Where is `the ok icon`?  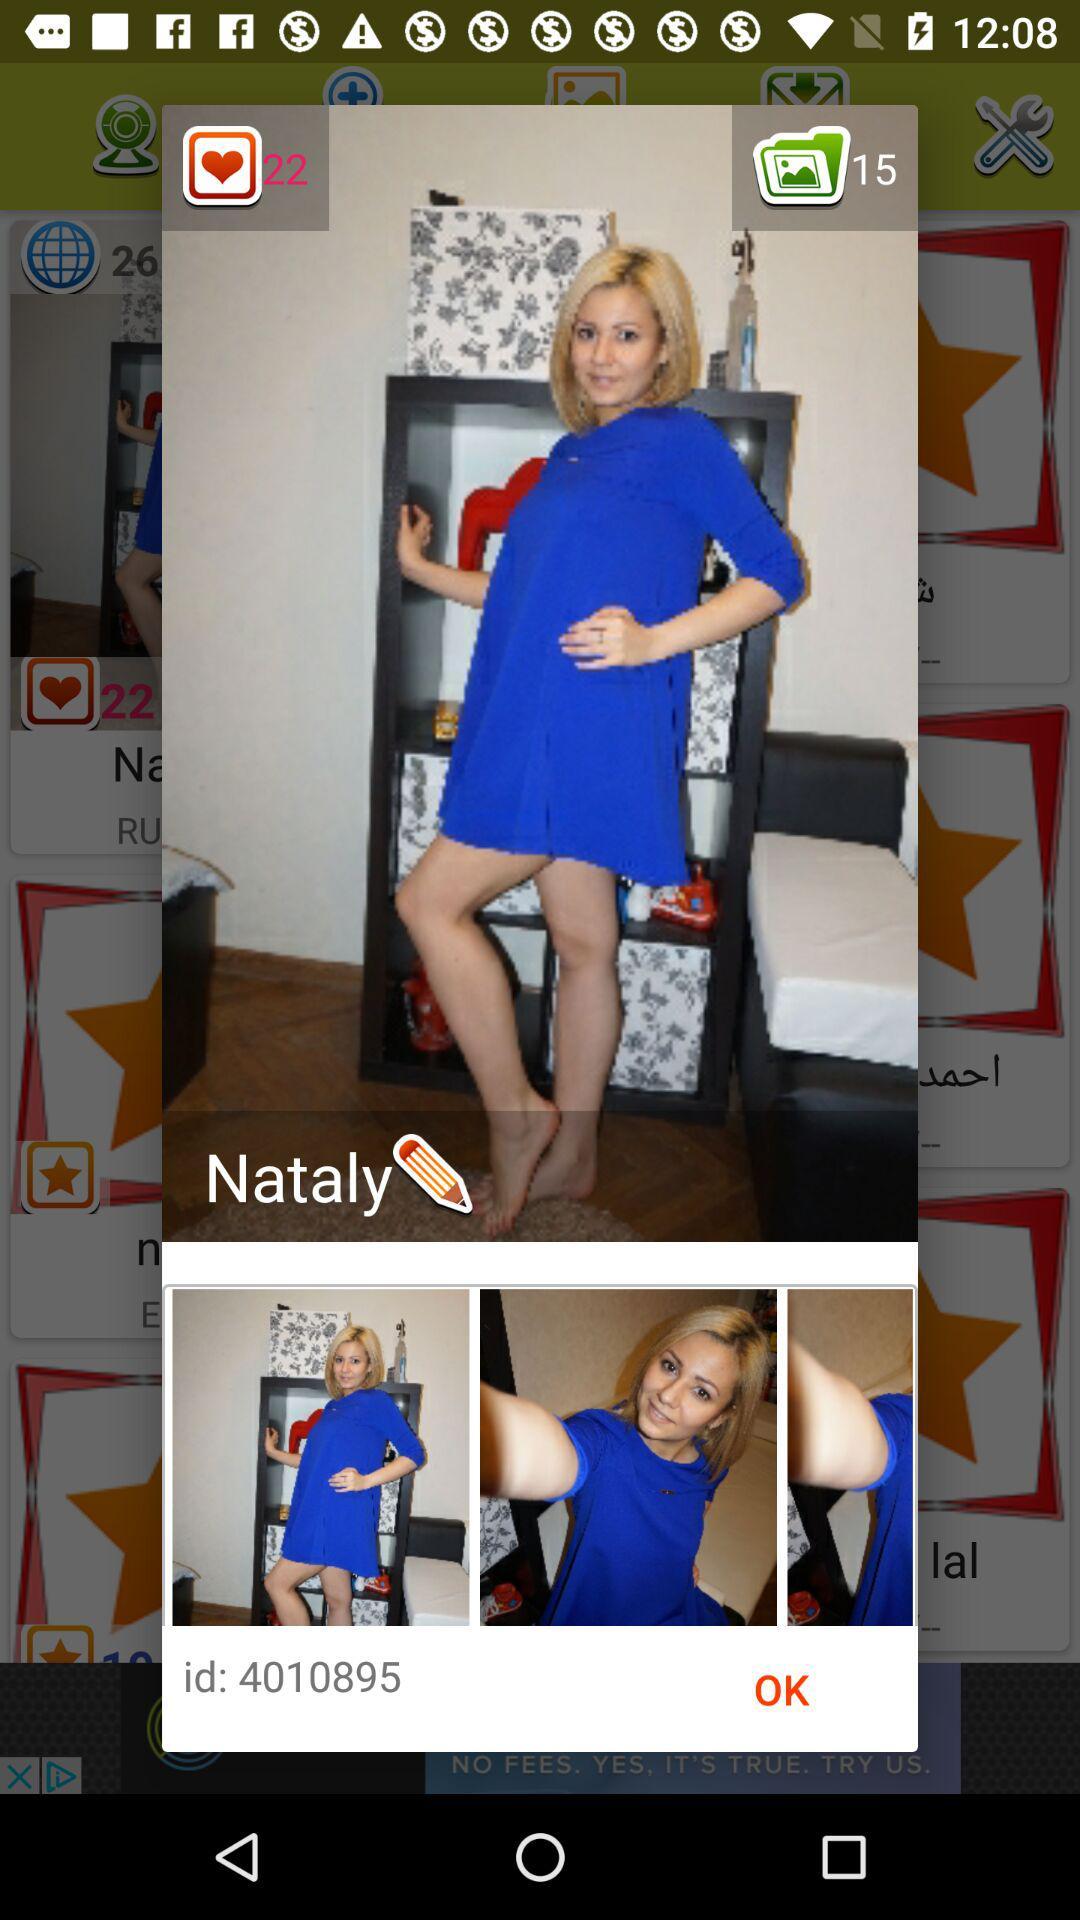 the ok icon is located at coordinates (780, 1688).